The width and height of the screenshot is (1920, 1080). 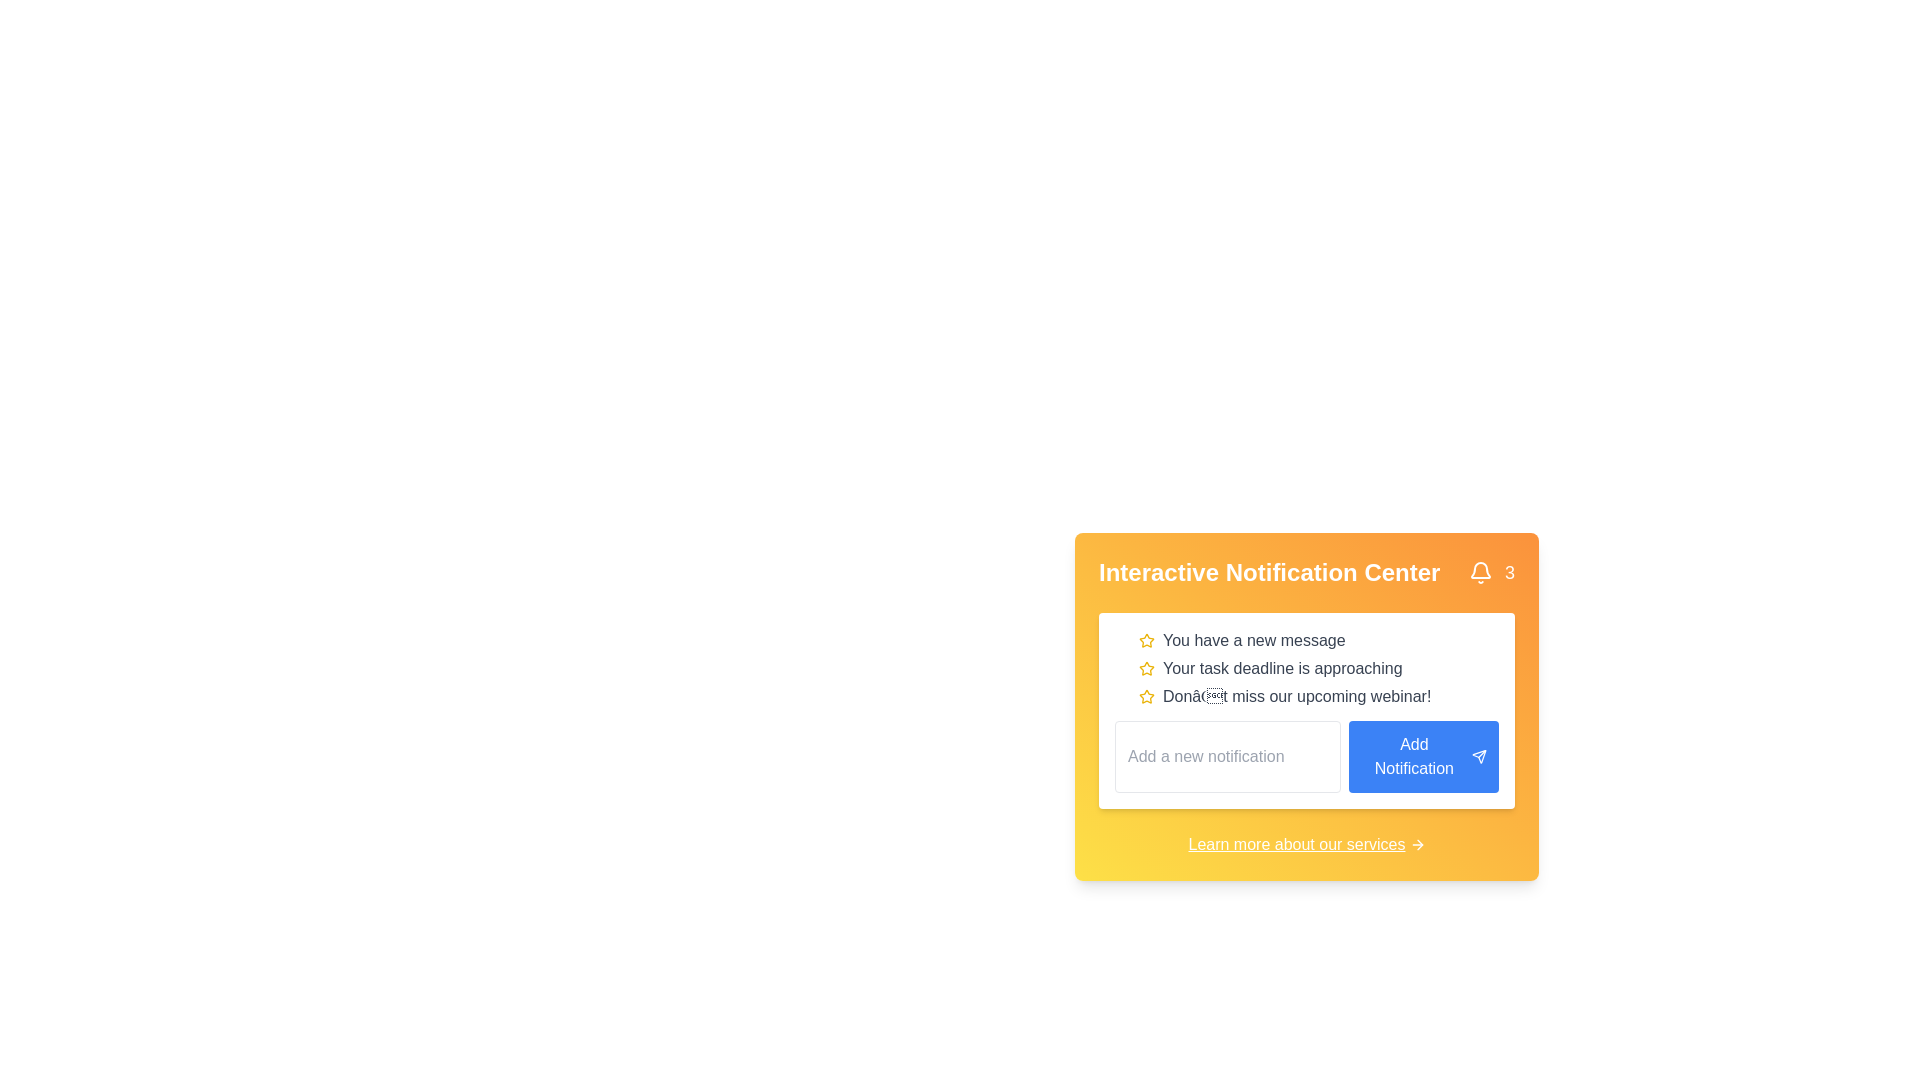 I want to click on the static text displaying the numeral '3', which is styled in white and located to the right of the bell icon in the top-right corner of the 'Interactive Notification Center' box, so click(x=1492, y=573).